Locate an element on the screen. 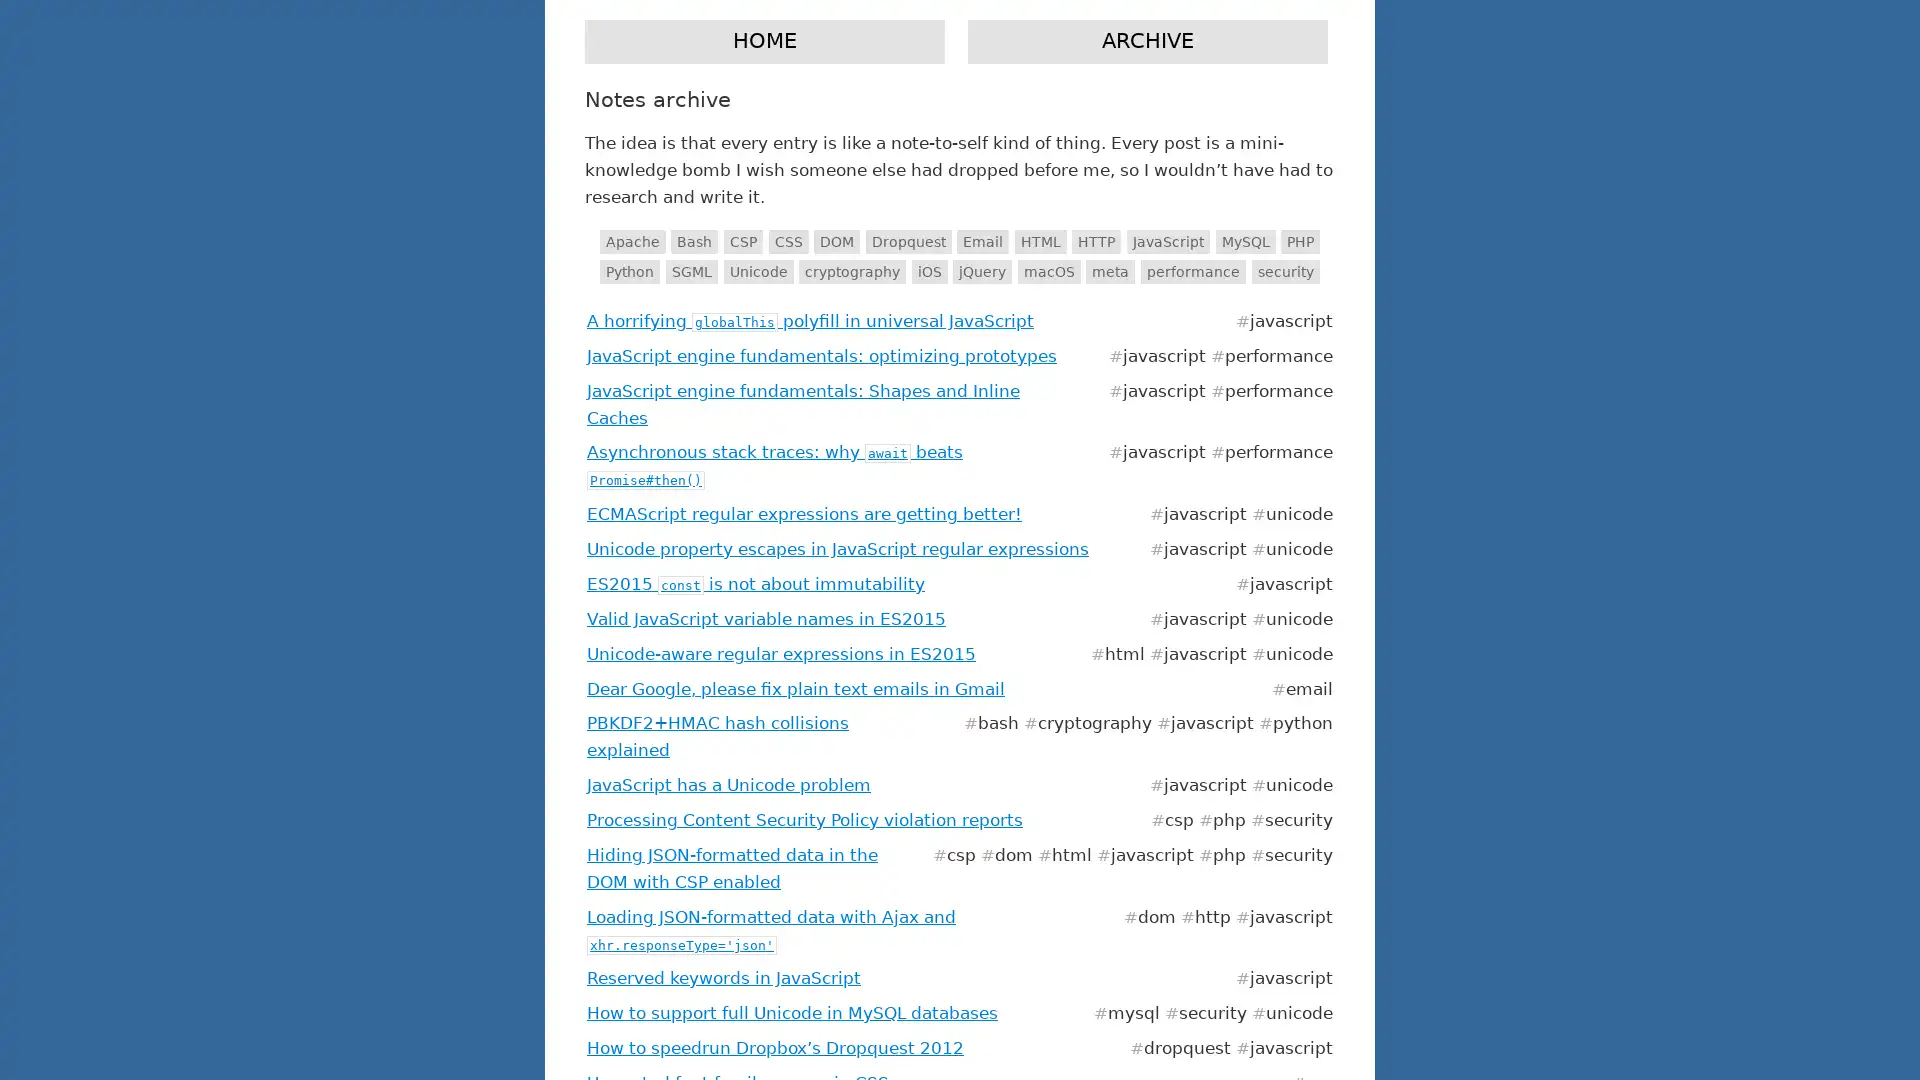  PHP is located at coordinates (1300, 241).